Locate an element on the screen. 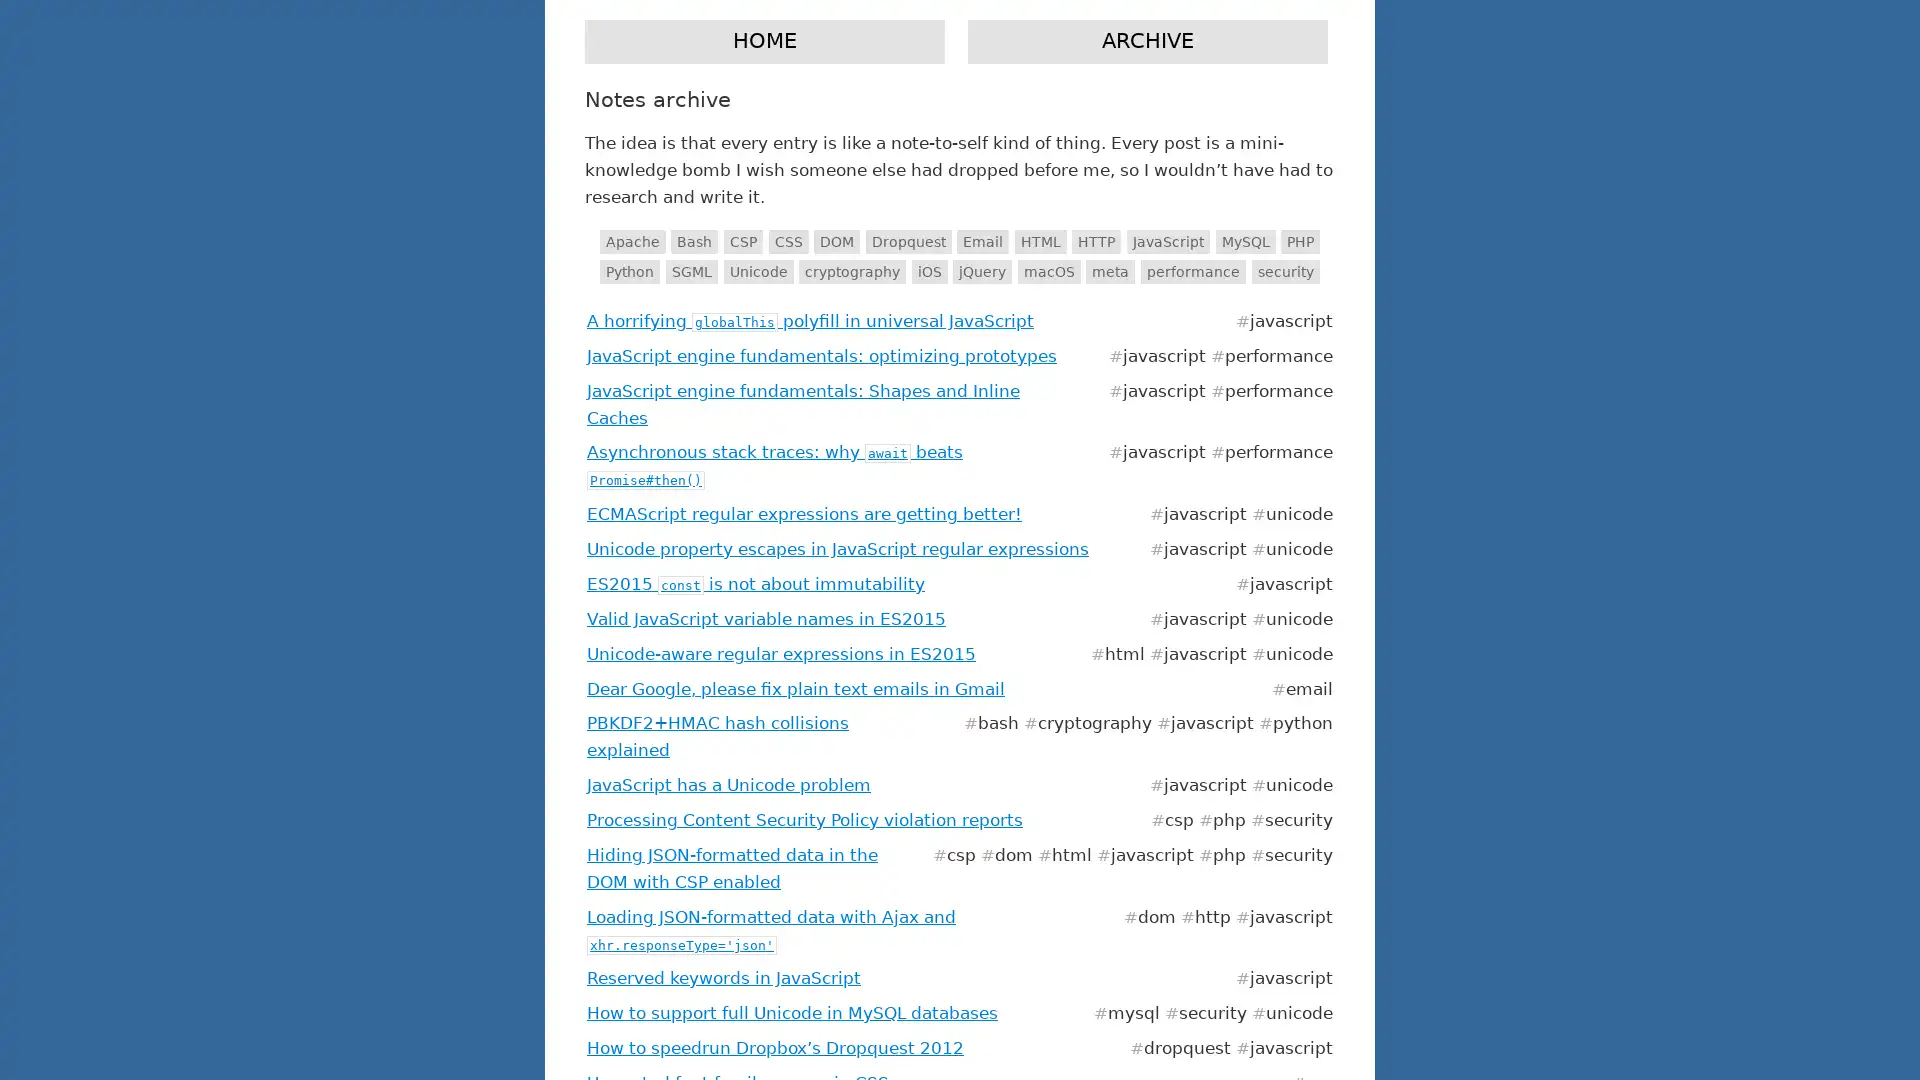  PHP is located at coordinates (1300, 241).